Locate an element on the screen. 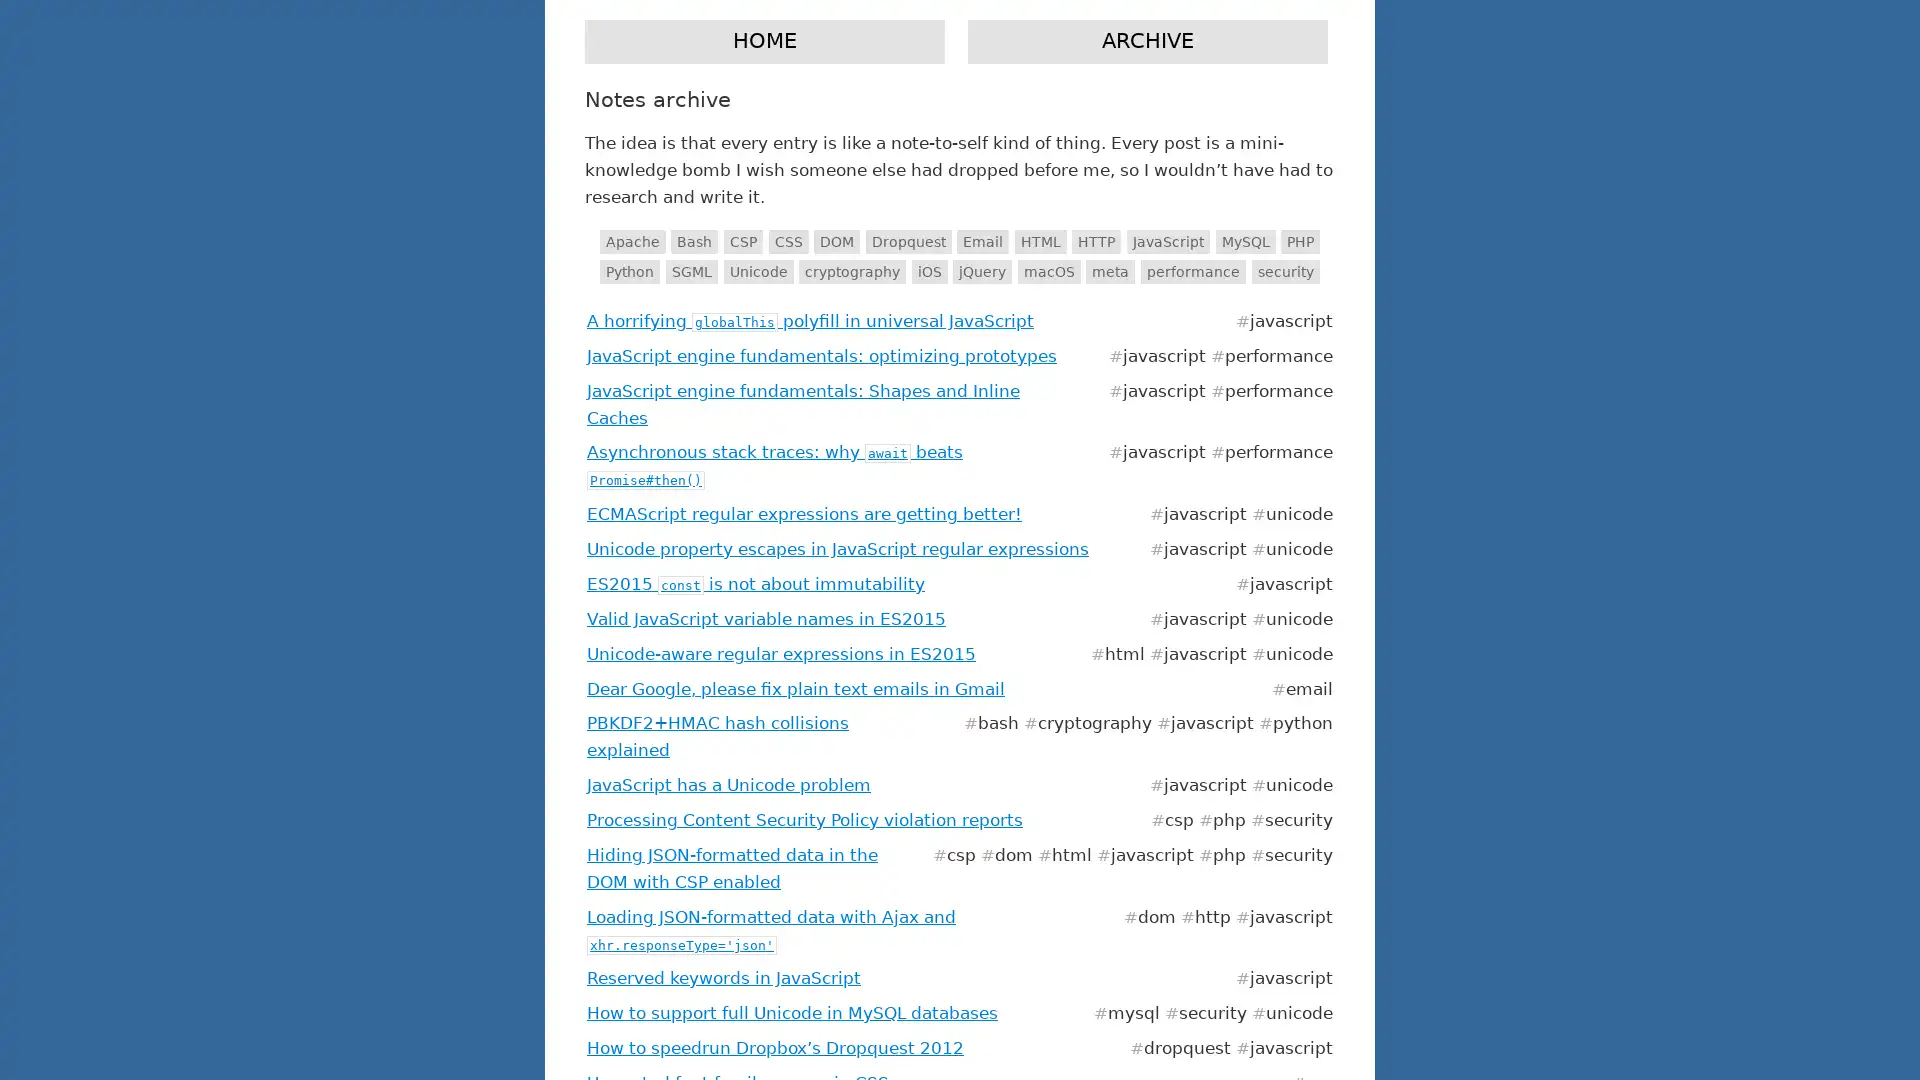  PHP is located at coordinates (1300, 241).